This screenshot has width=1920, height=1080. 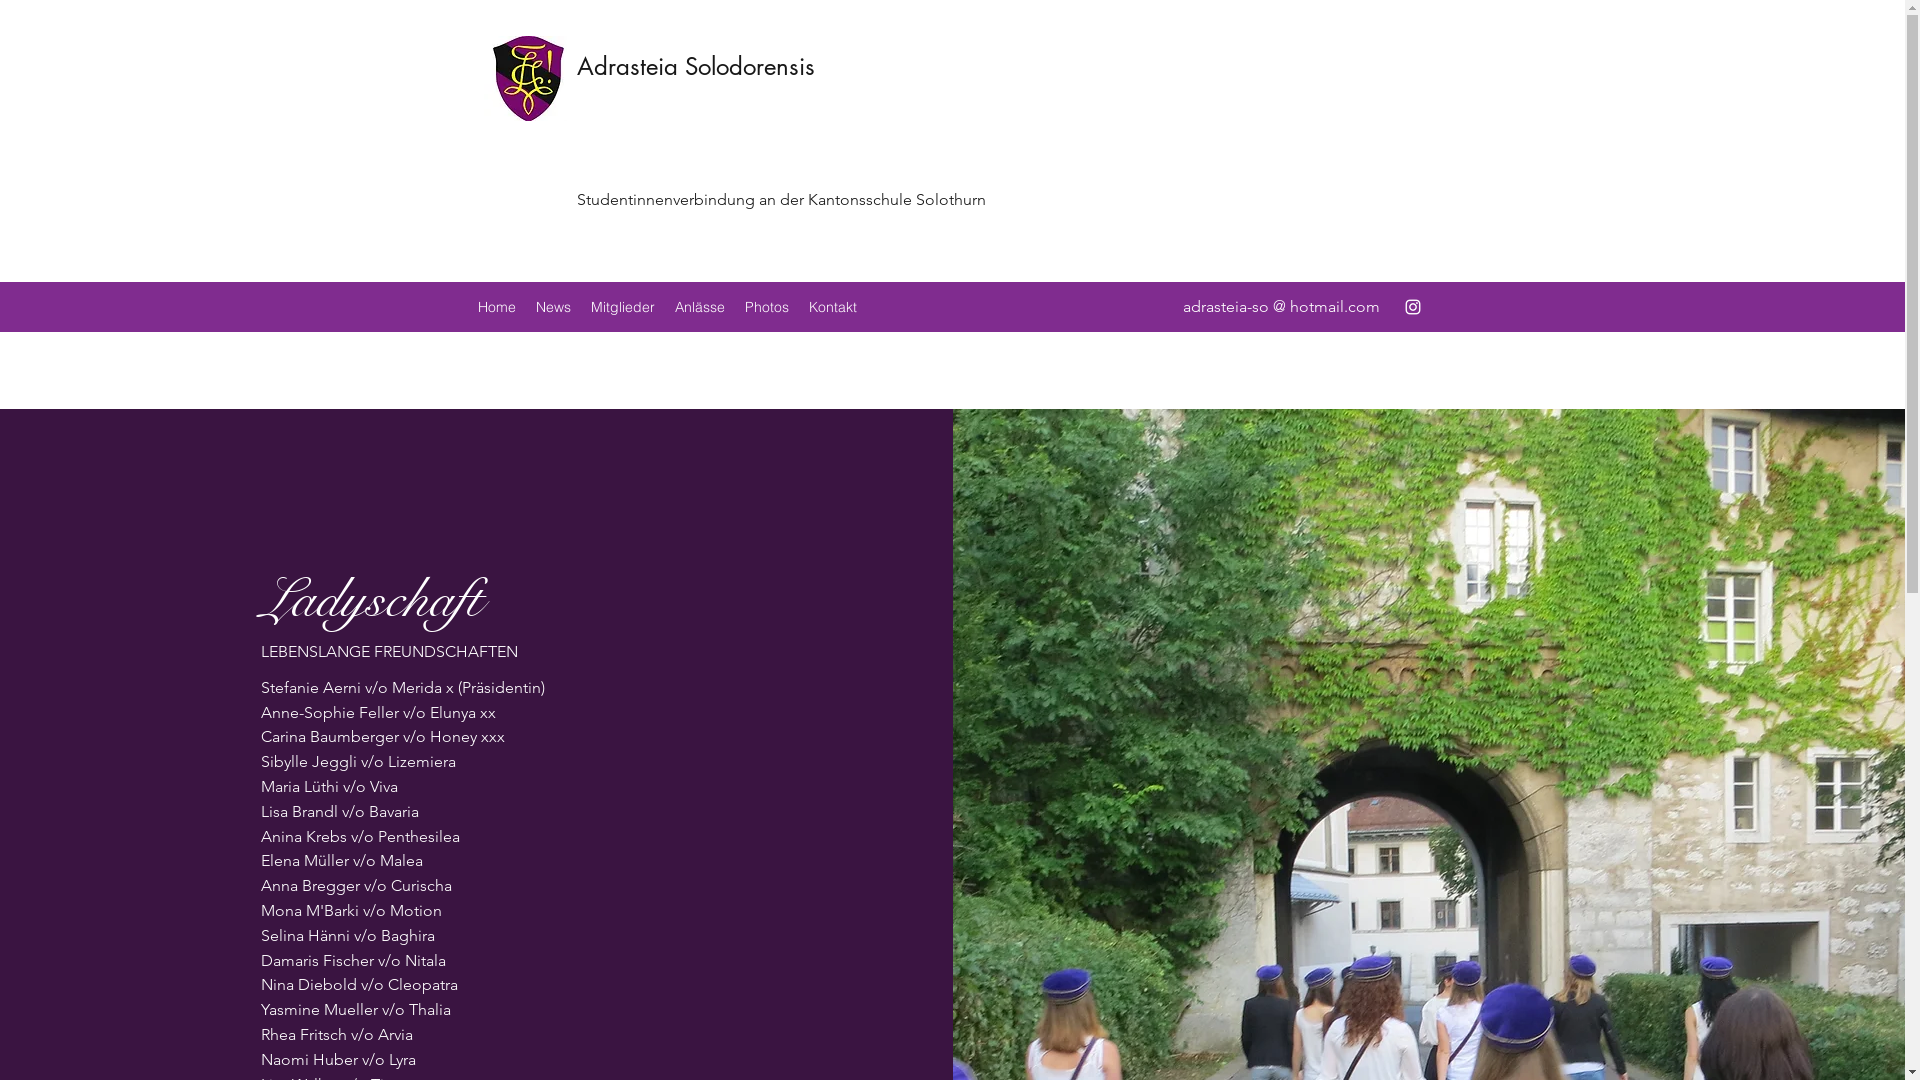 What do you see at coordinates (621, 307) in the screenshot?
I see `'Mitglieder'` at bounding box center [621, 307].